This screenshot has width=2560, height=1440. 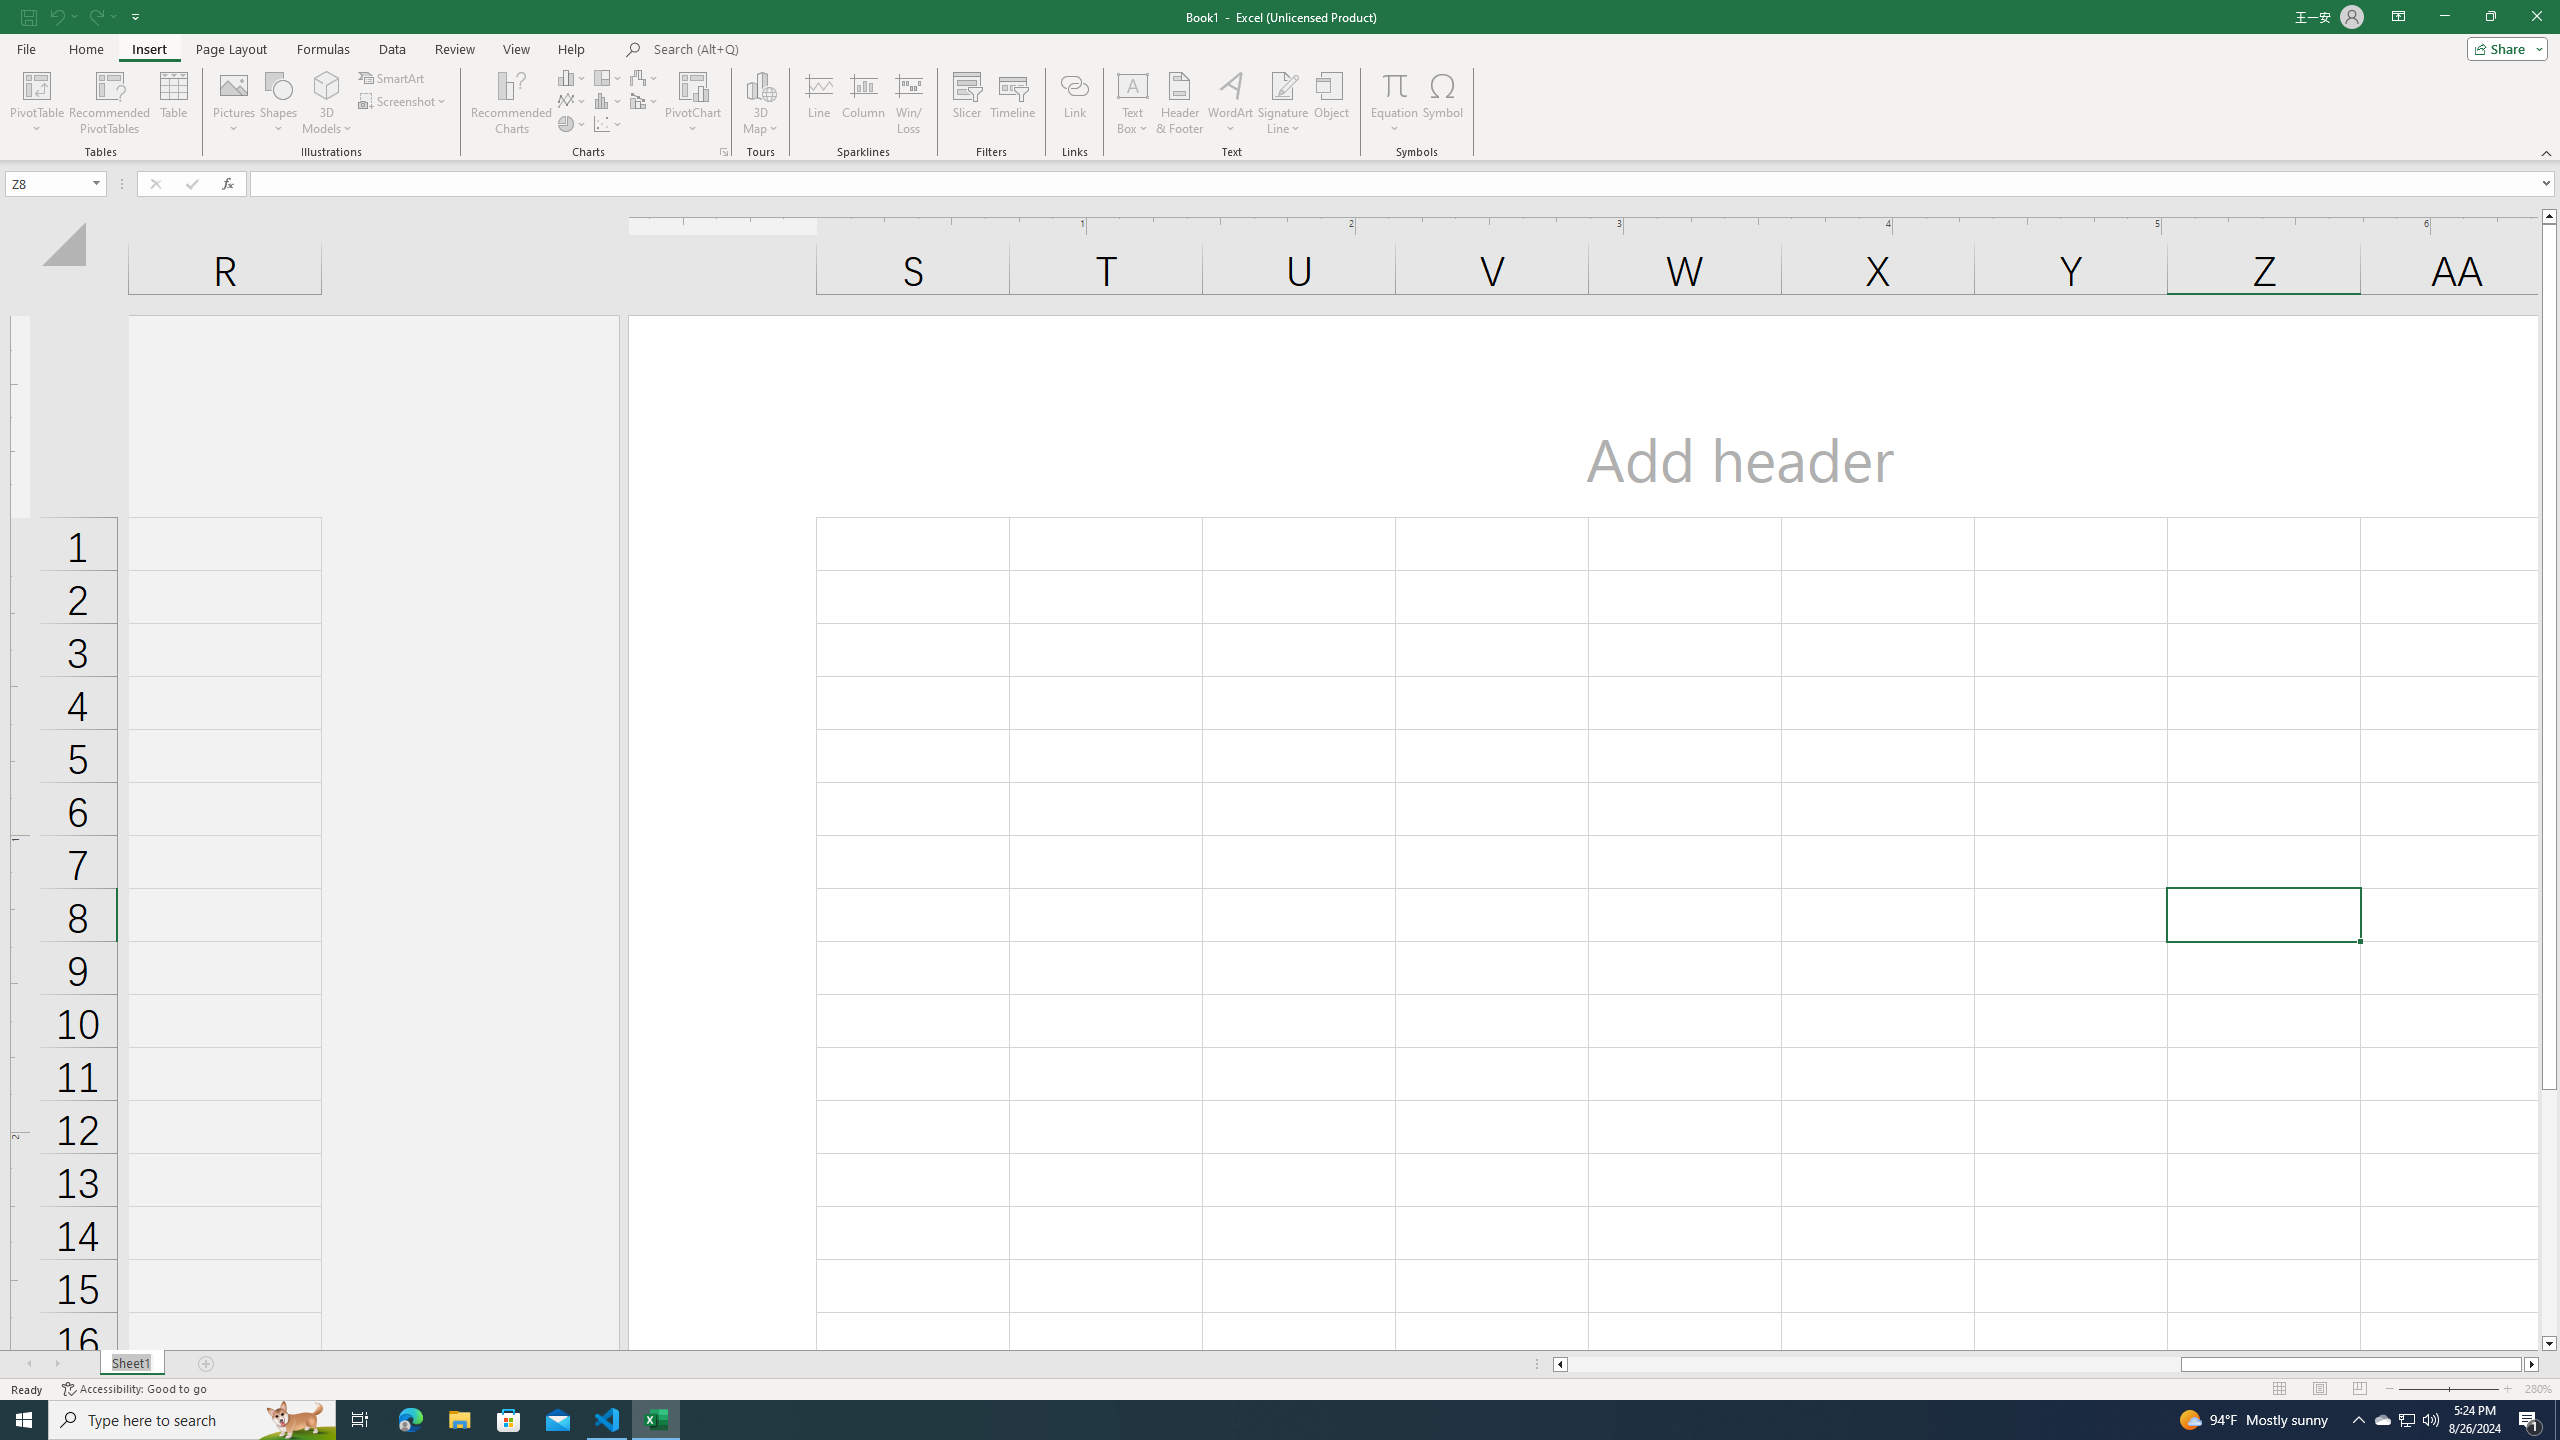 I want to click on 'Timeline', so click(x=1011, y=103).